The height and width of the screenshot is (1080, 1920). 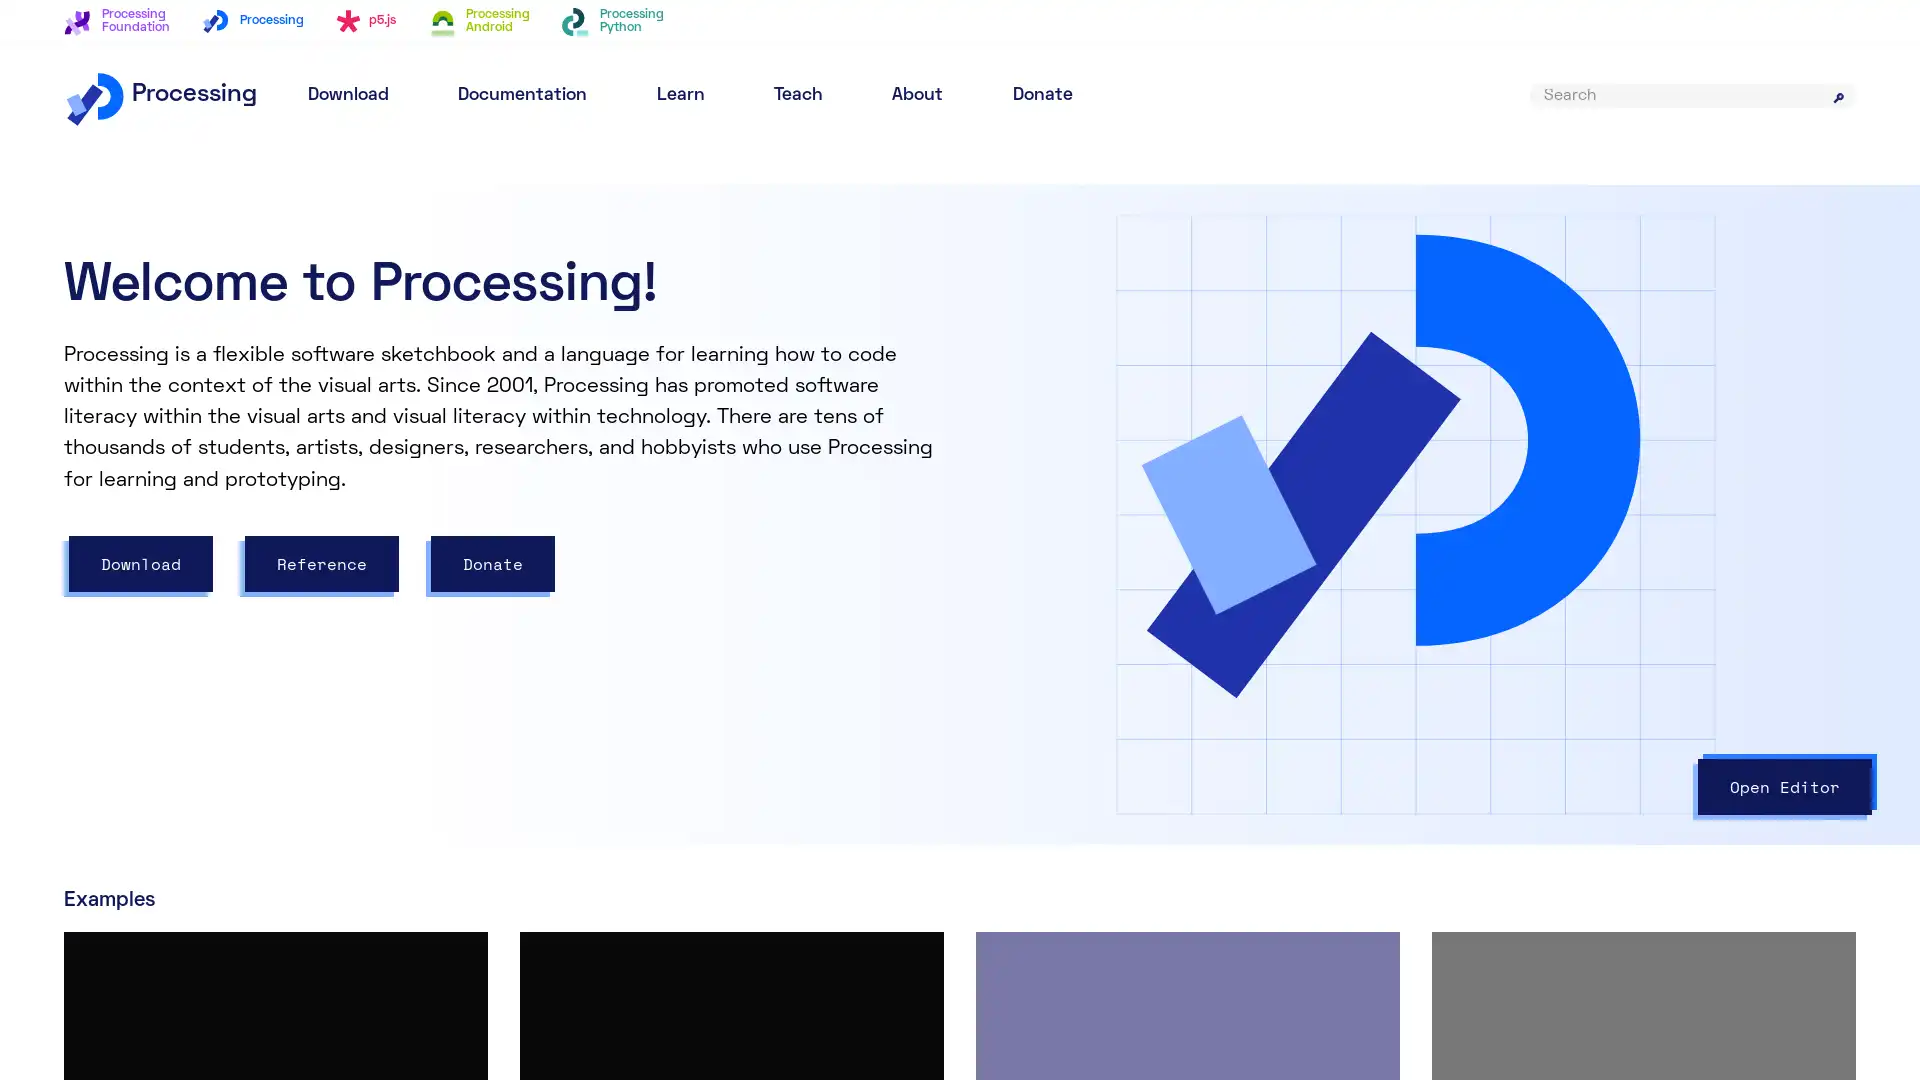 I want to click on change position, so click(x=1126, y=593).